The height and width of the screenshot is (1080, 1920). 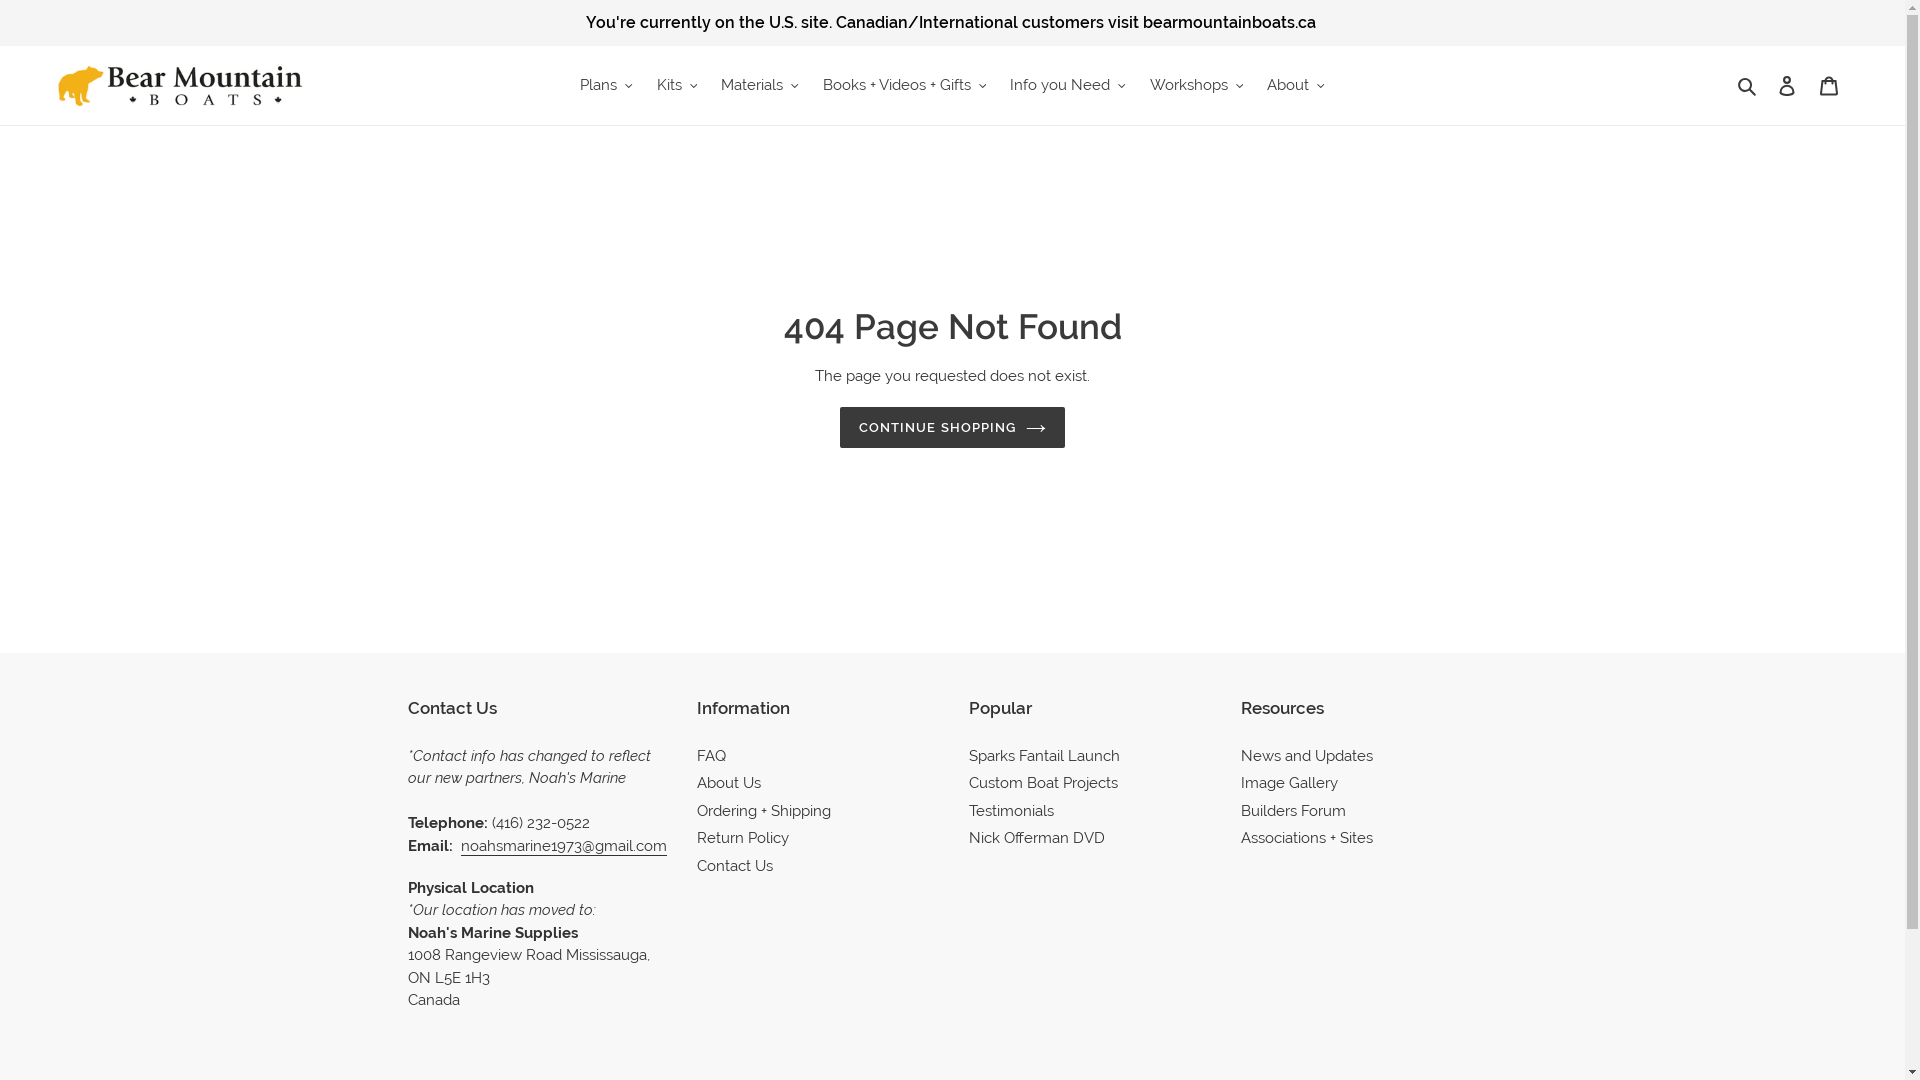 I want to click on 'Kits', so click(x=677, y=84).